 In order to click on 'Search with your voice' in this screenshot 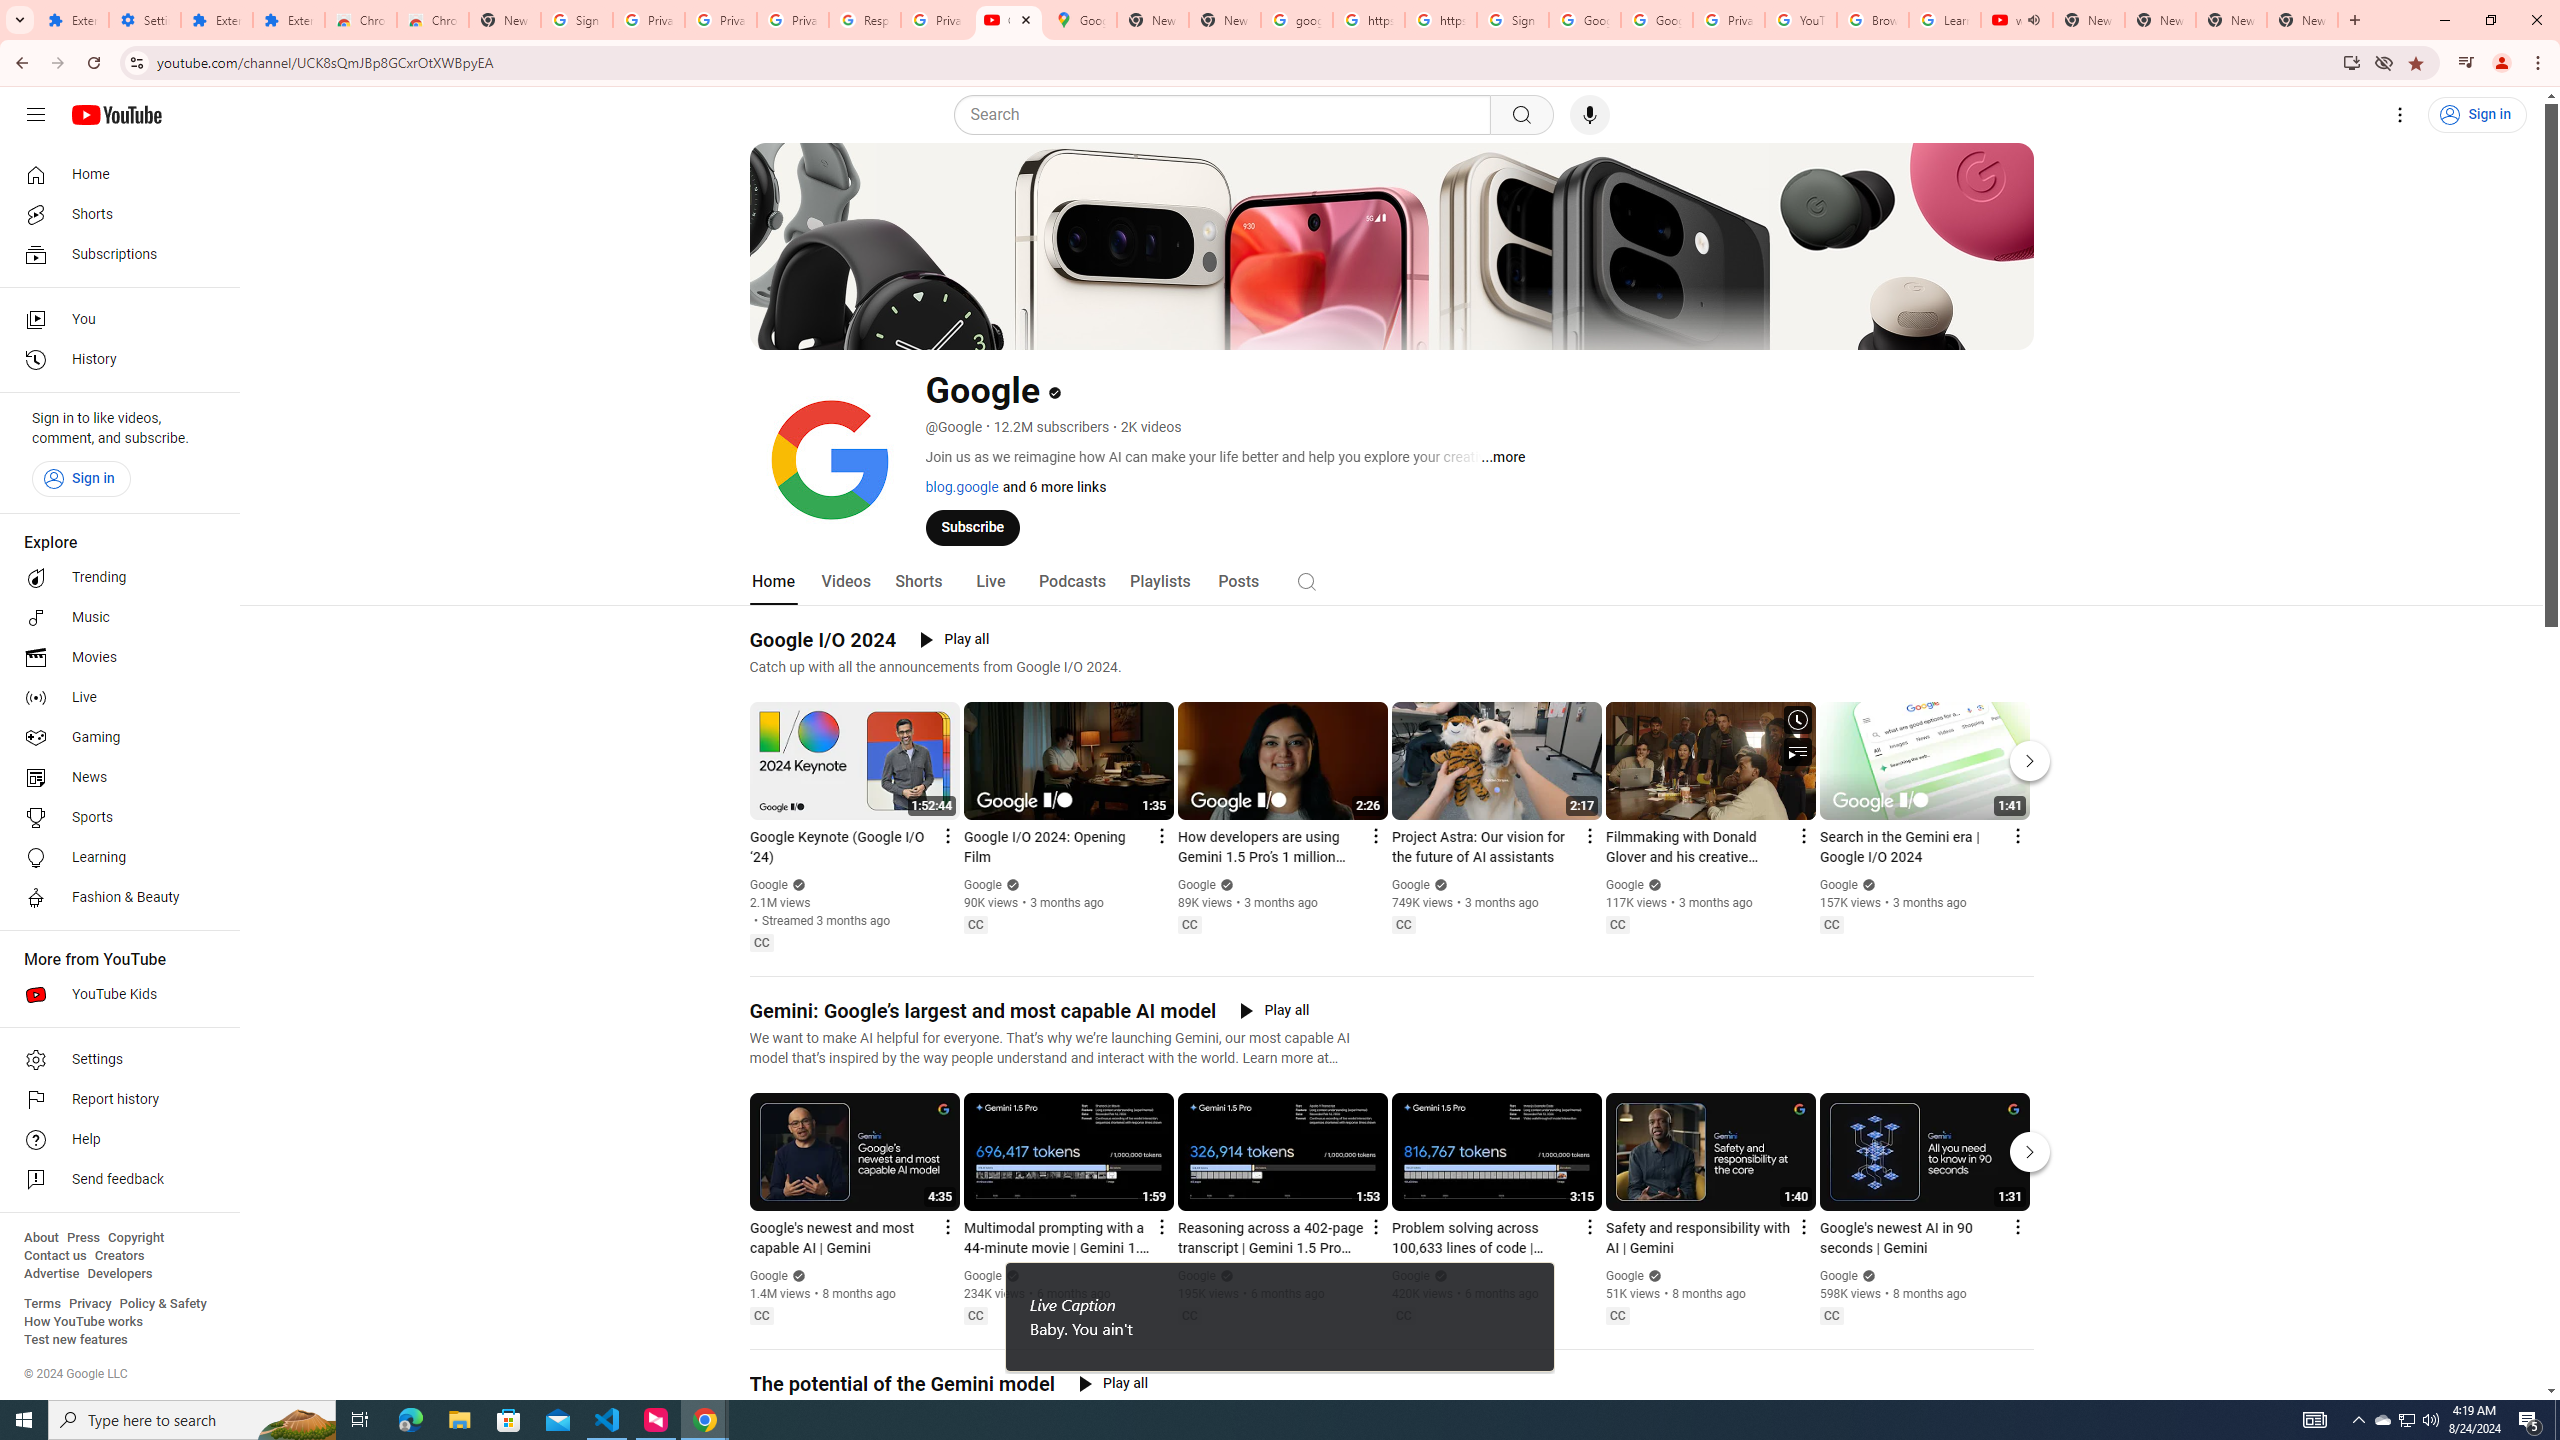, I will do `click(1589, 114)`.